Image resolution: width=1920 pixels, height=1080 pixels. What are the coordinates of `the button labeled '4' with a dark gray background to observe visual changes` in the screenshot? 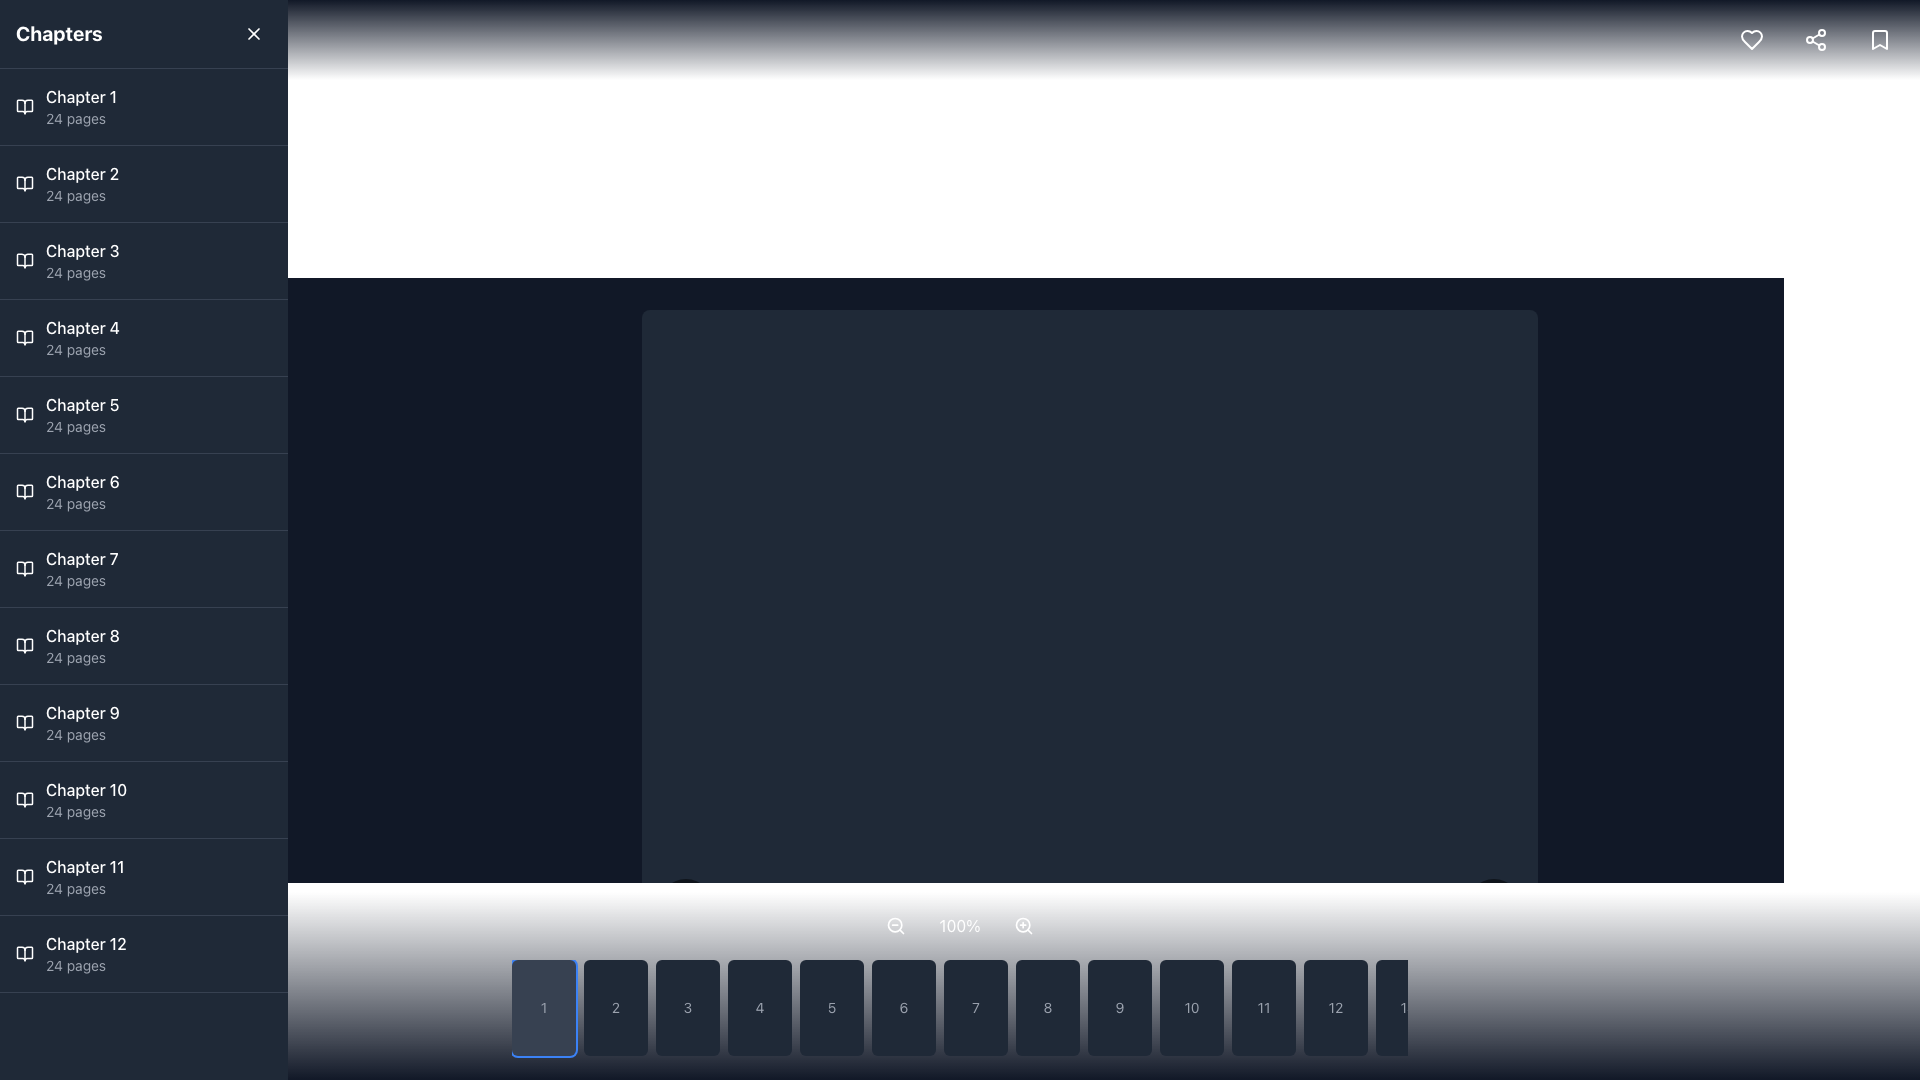 It's located at (758, 1007).